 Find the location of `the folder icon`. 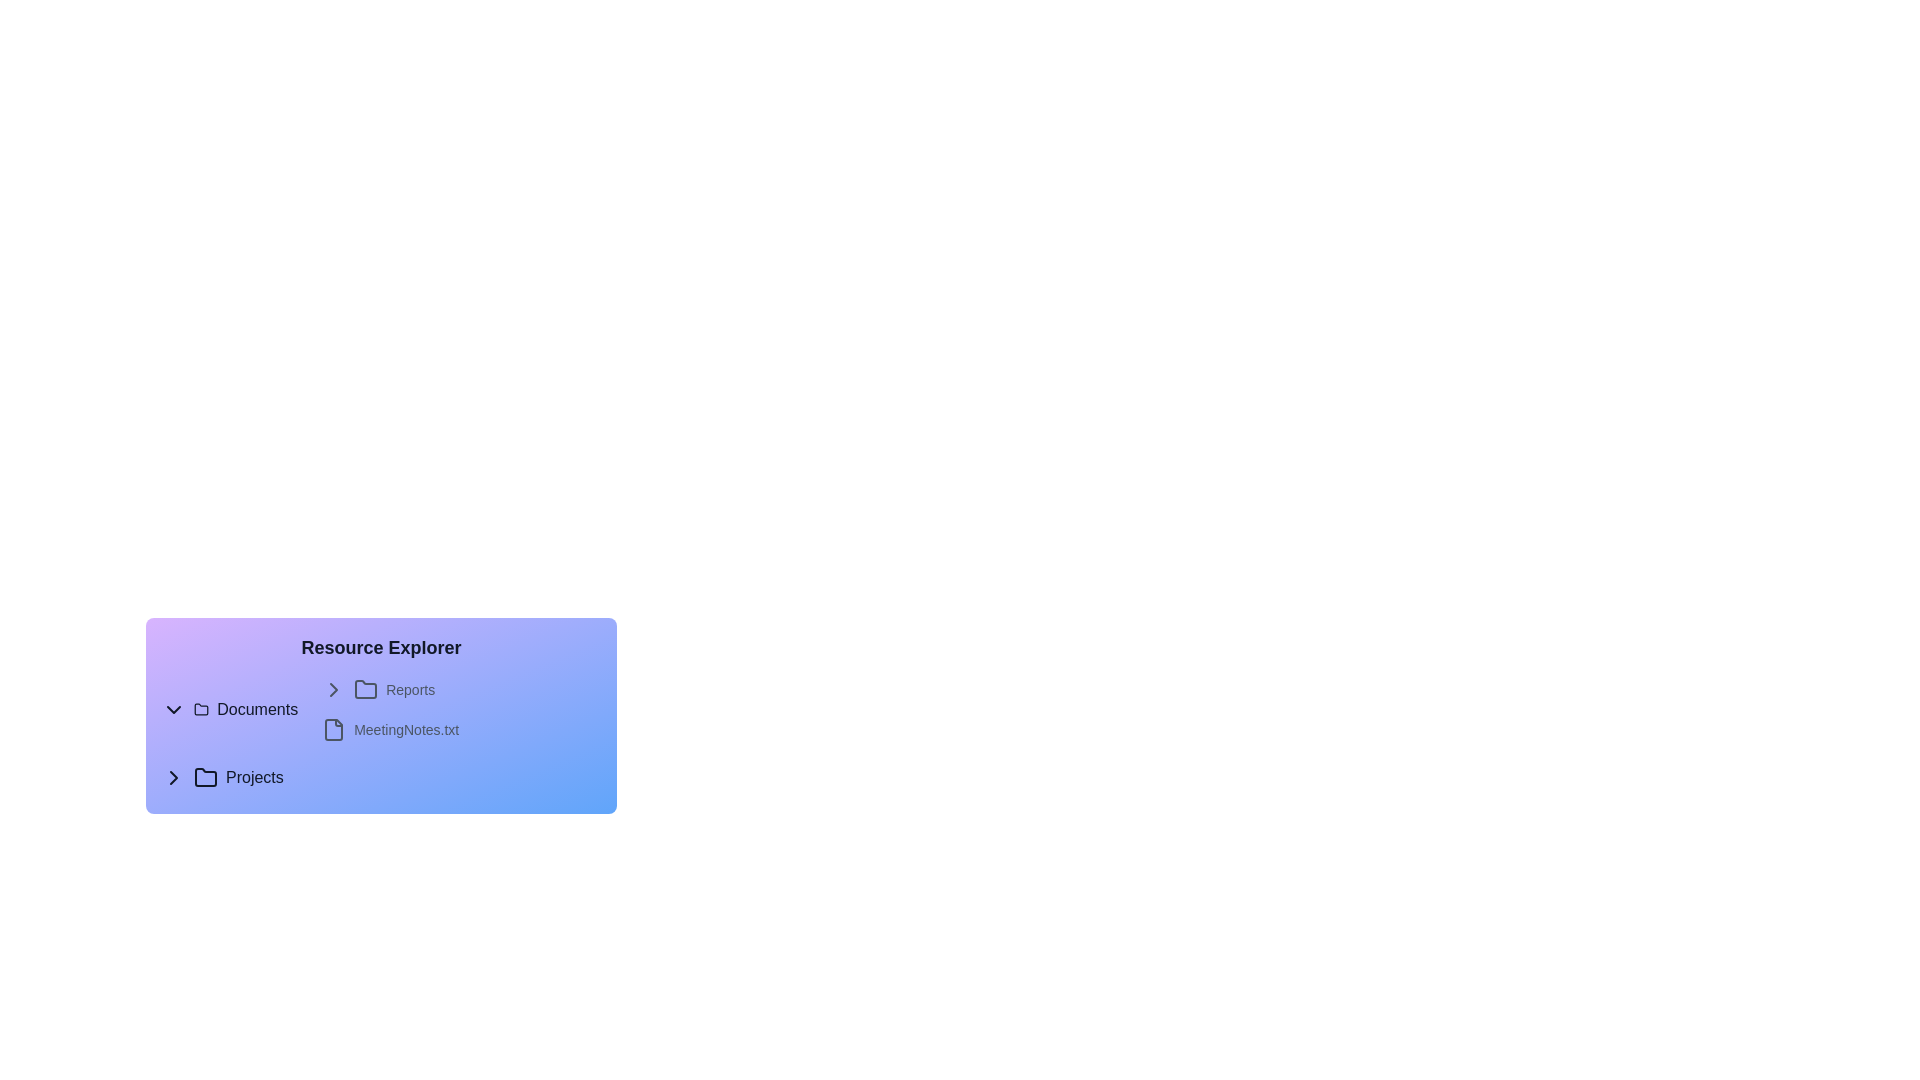

the folder icon is located at coordinates (365, 688).